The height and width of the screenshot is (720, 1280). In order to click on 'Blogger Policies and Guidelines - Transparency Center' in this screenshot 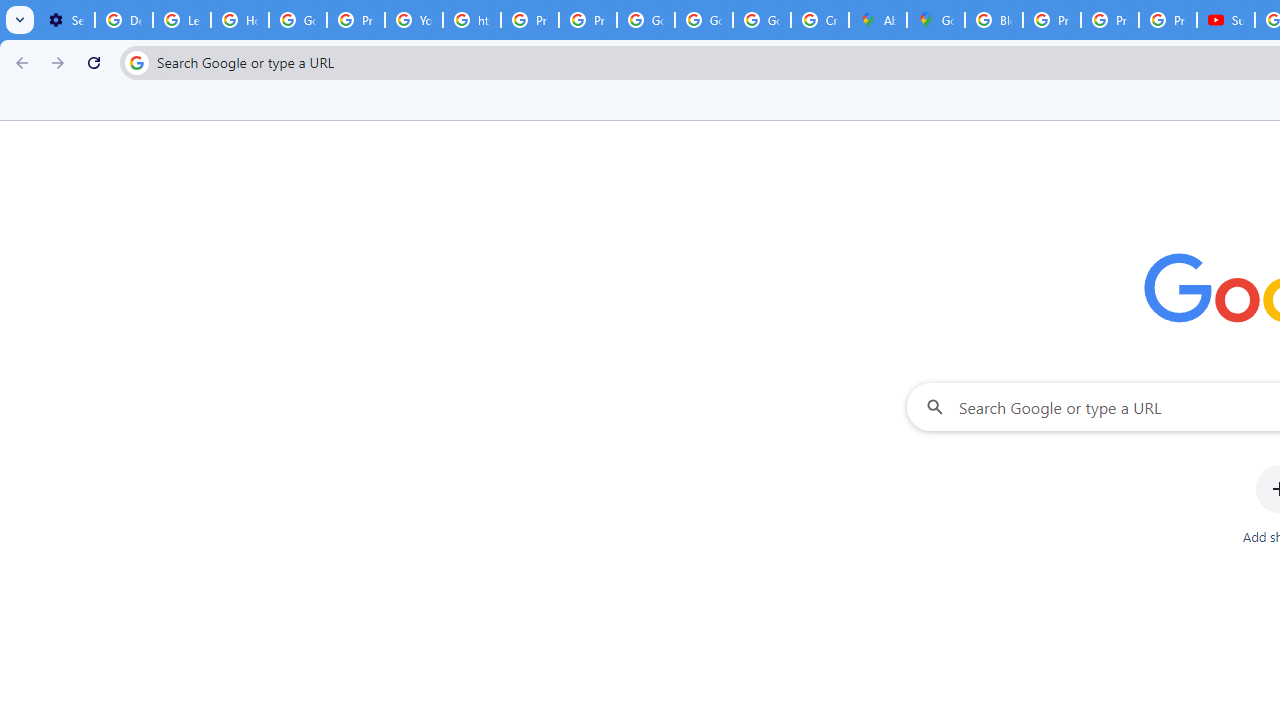, I will do `click(993, 20)`.